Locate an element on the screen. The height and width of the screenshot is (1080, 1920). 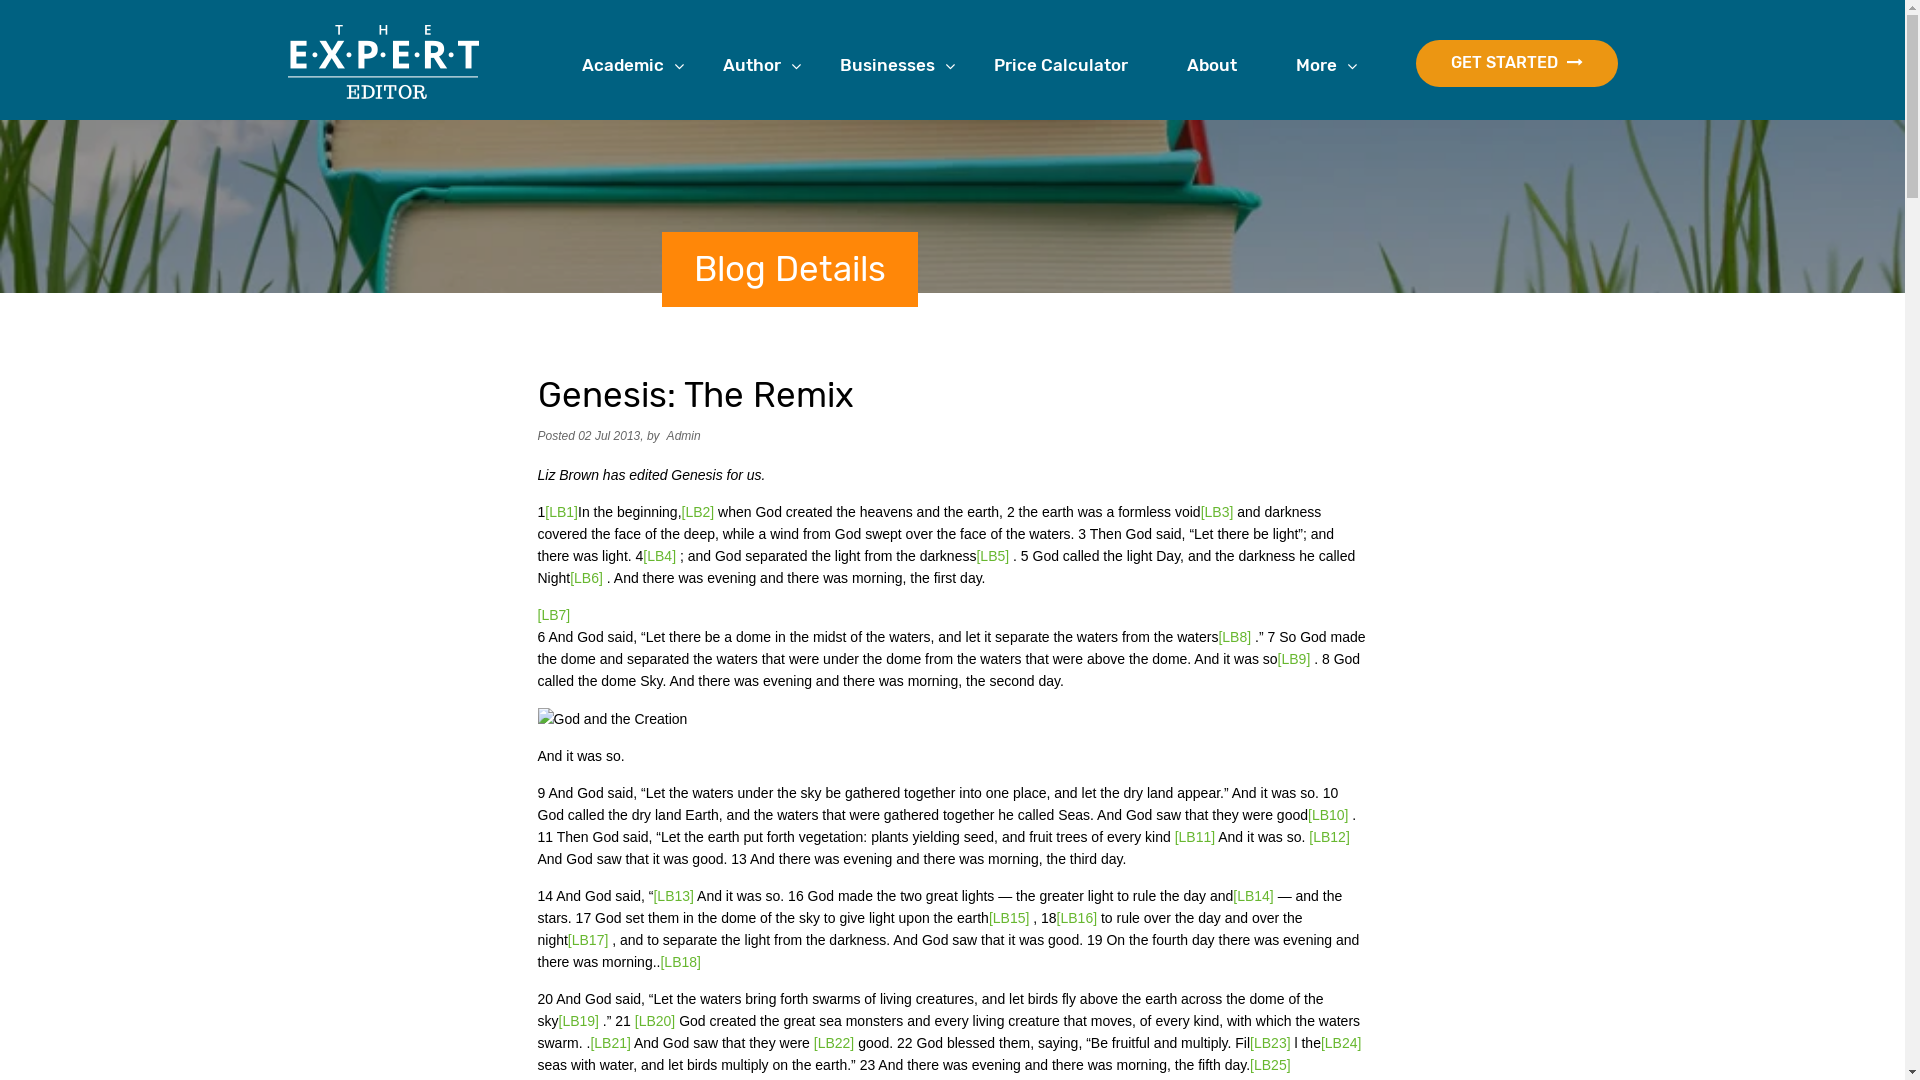
'Businesses' is located at coordinates (893, 65).